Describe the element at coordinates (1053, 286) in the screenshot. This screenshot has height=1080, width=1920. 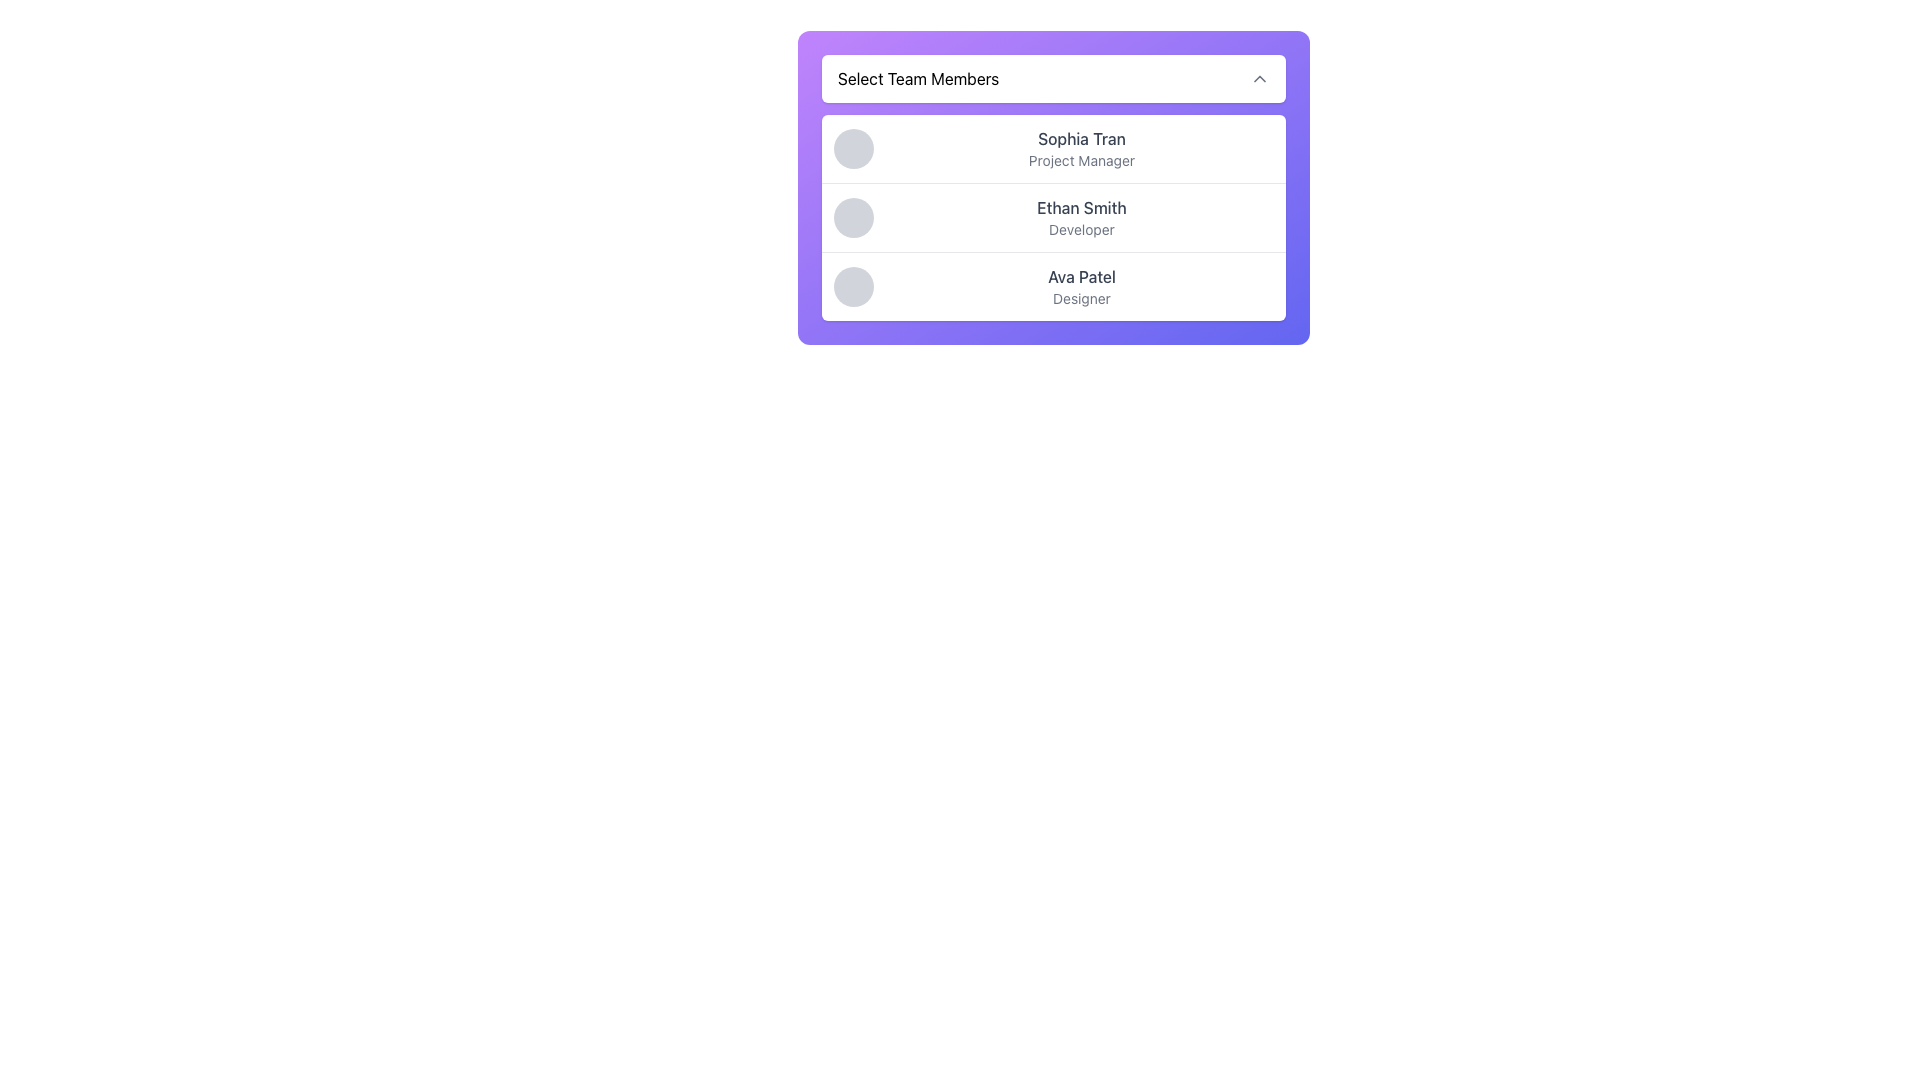
I see `the selectable list item representing the user 'Ava Patel' with the role 'Designer' to interact with it` at that location.